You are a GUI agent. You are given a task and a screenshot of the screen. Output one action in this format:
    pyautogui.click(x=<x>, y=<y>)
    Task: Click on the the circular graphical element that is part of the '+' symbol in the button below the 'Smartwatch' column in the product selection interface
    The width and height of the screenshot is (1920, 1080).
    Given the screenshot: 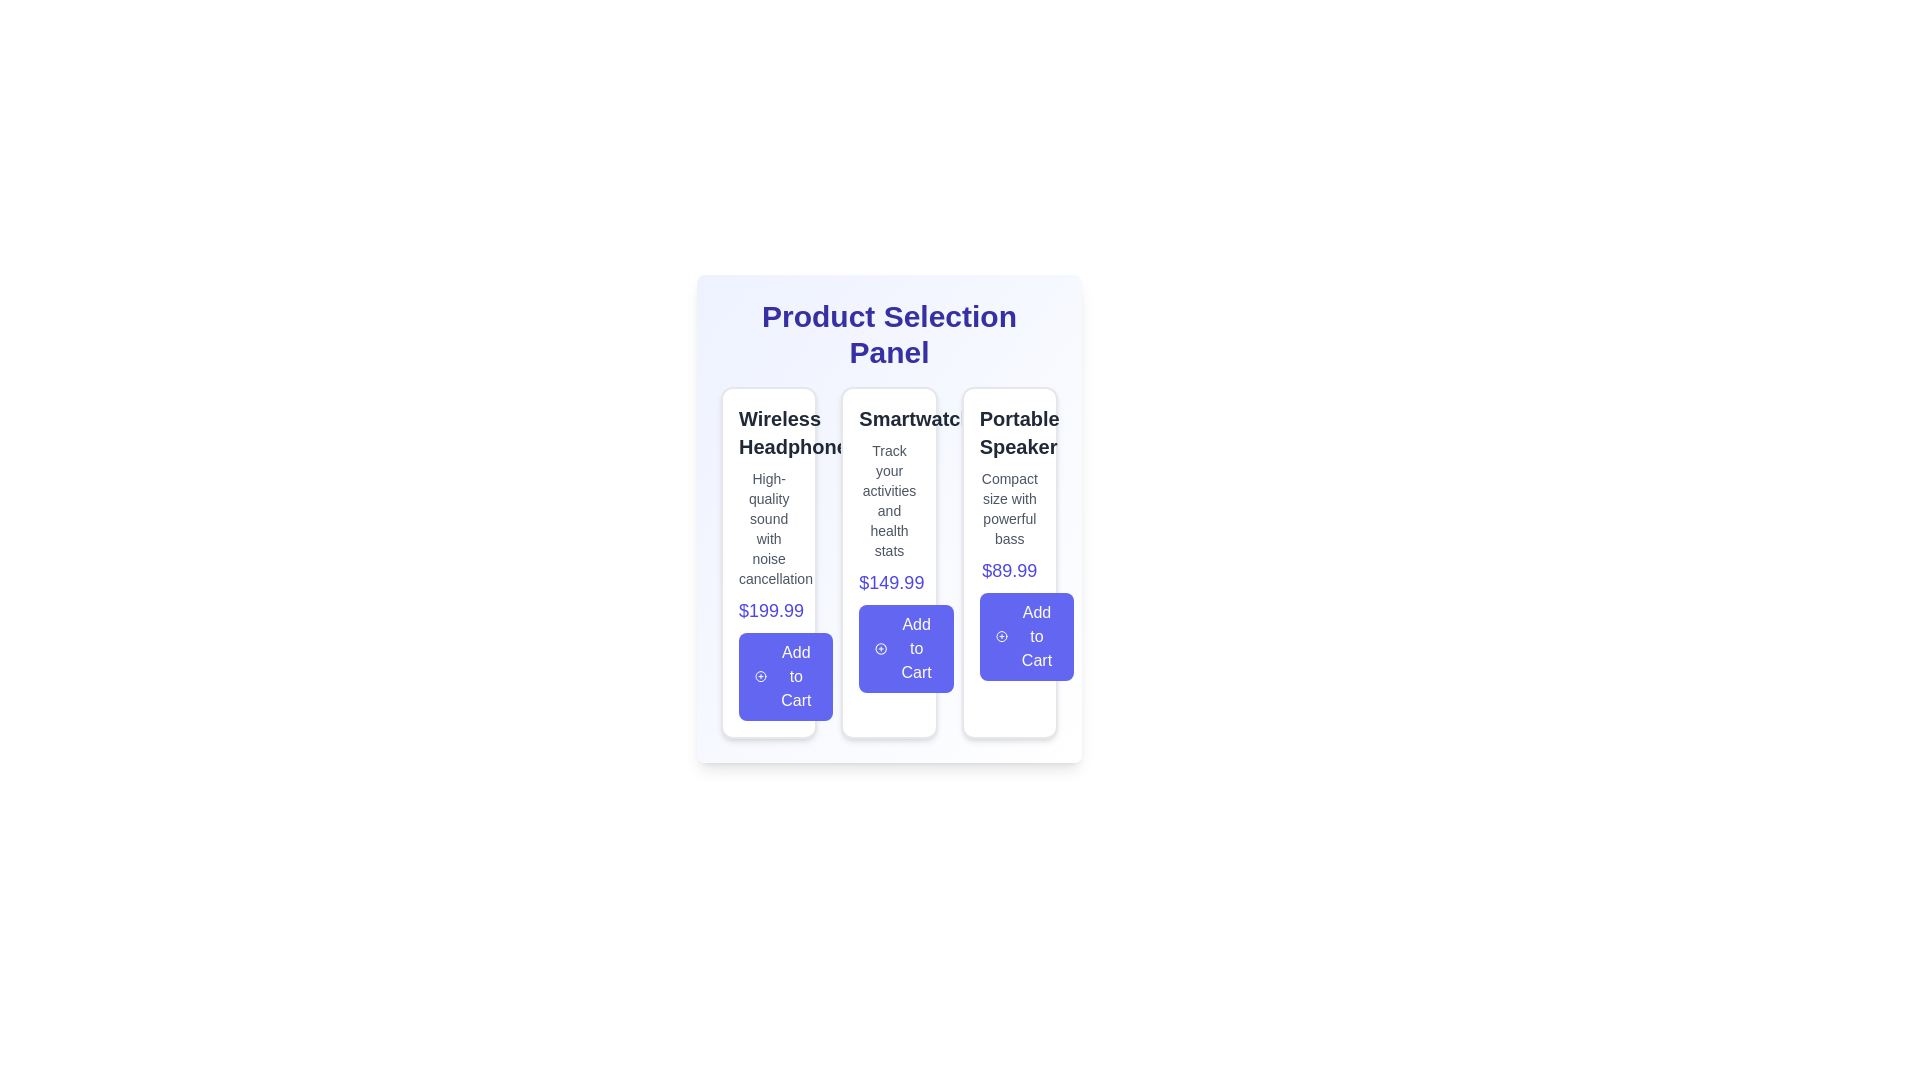 What is the action you would take?
    pyautogui.click(x=880, y=648)
    